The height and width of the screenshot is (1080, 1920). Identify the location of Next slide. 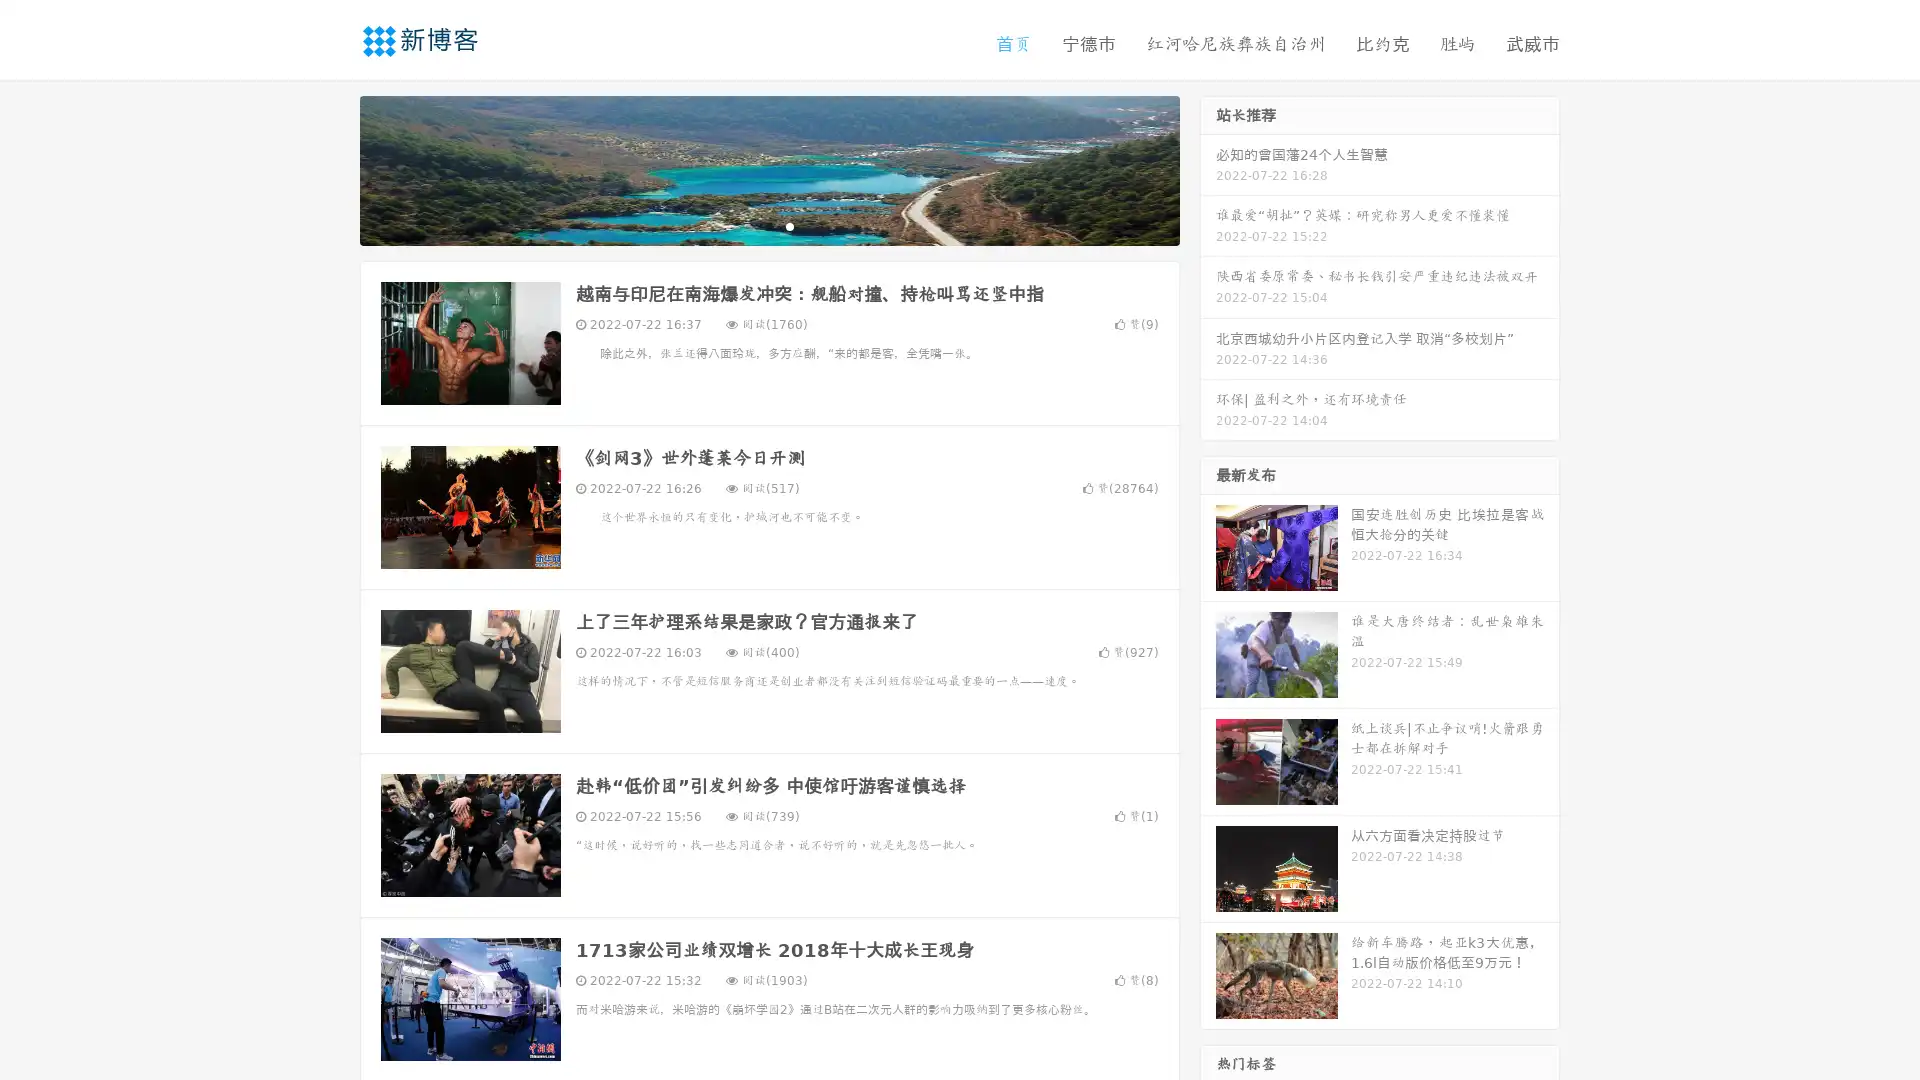
(1208, 168).